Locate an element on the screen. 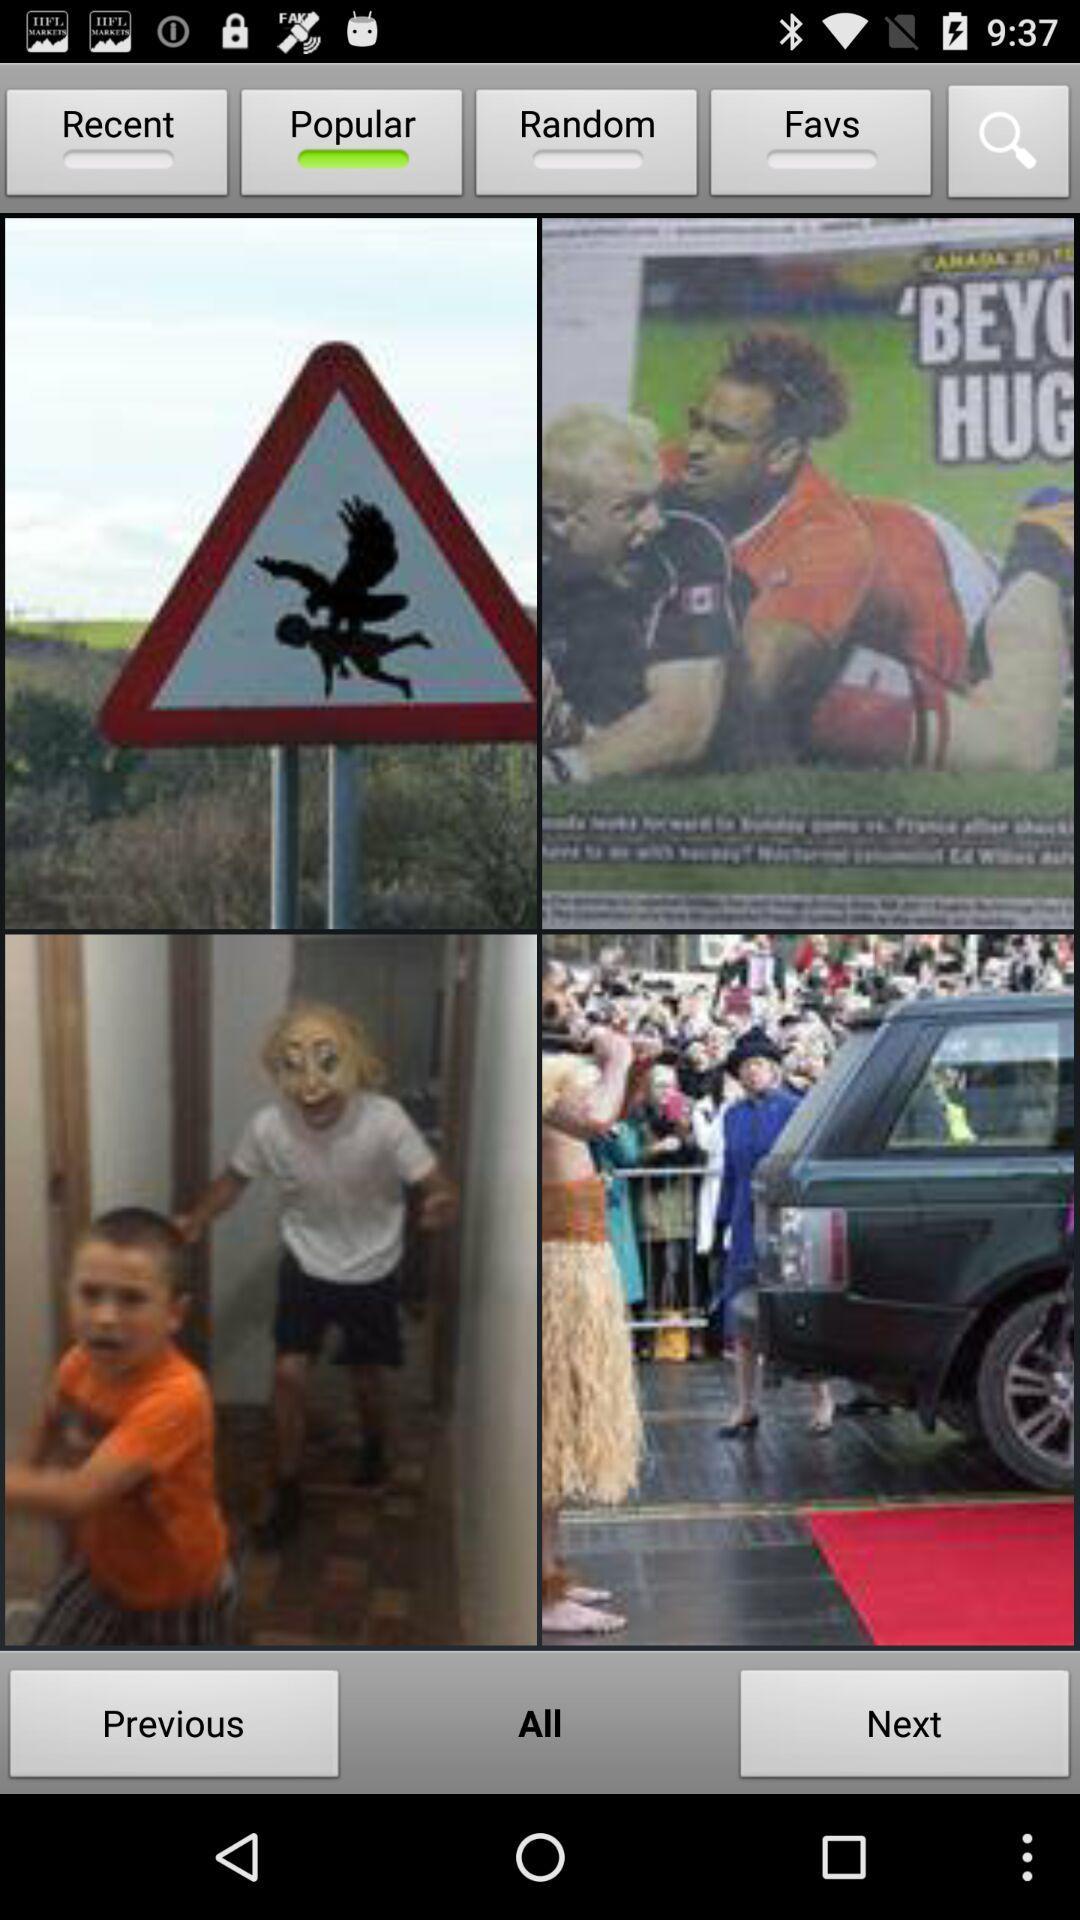 This screenshot has height=1920, width=1080. the item to the right of the random icon is located at coordinates (821, 146).